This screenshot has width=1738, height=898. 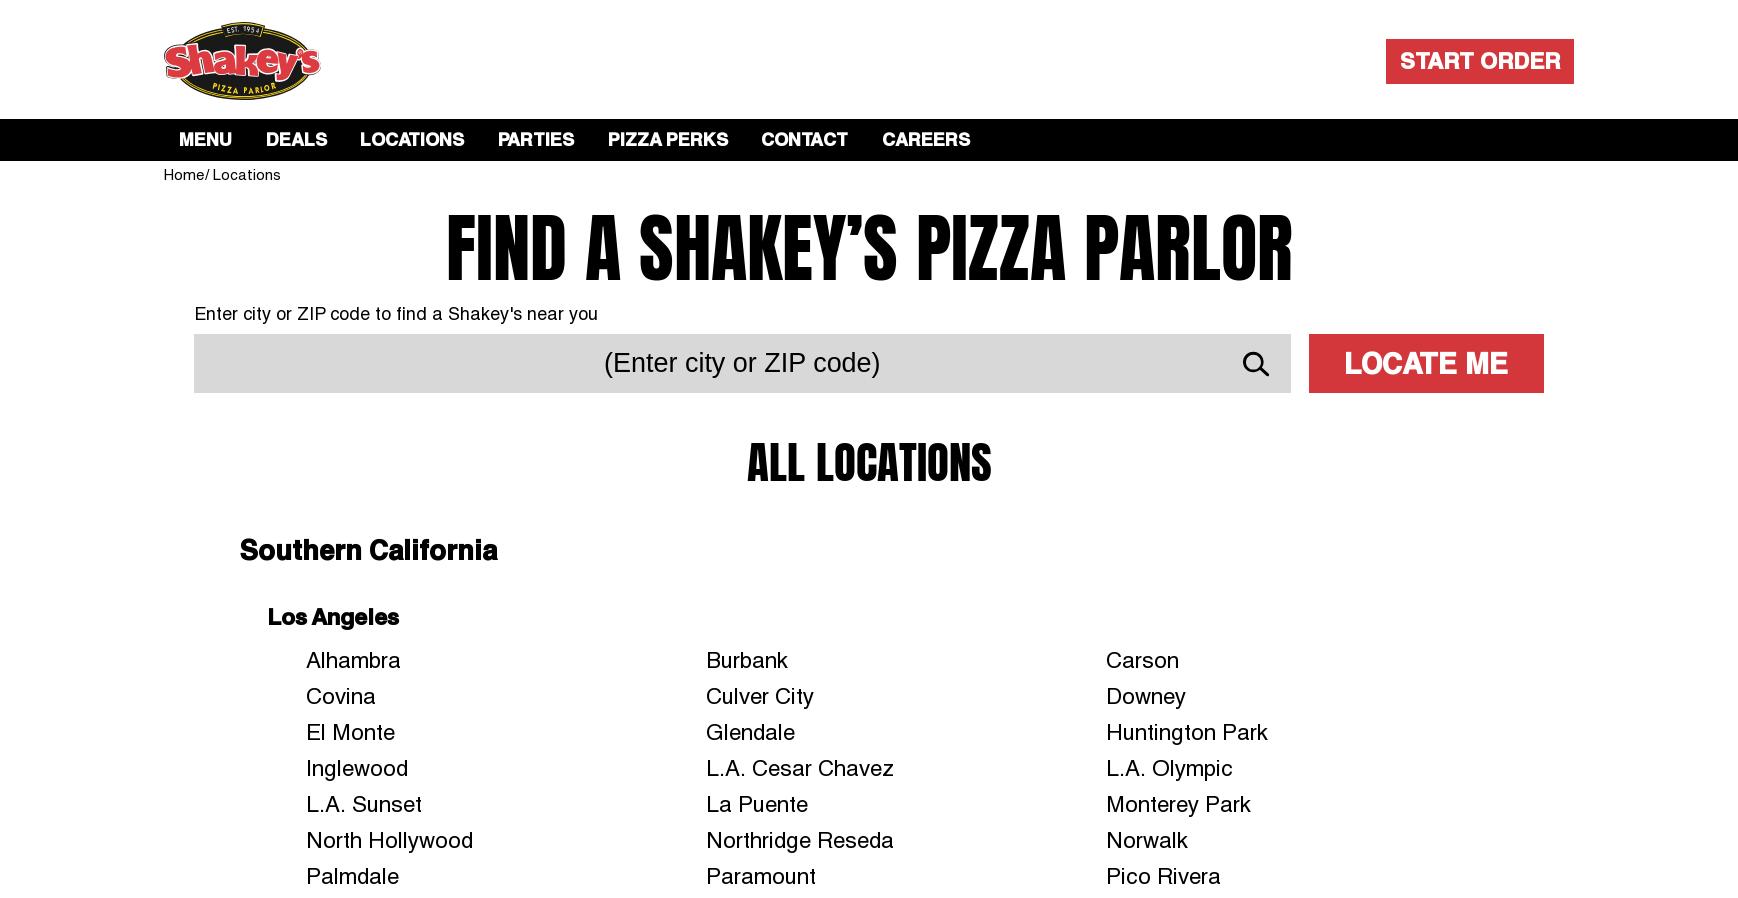 What do you see at coordinates (1186, 731) in the screenshot?
I see `'Huntington Park'` at bounding box center [1186, 731].